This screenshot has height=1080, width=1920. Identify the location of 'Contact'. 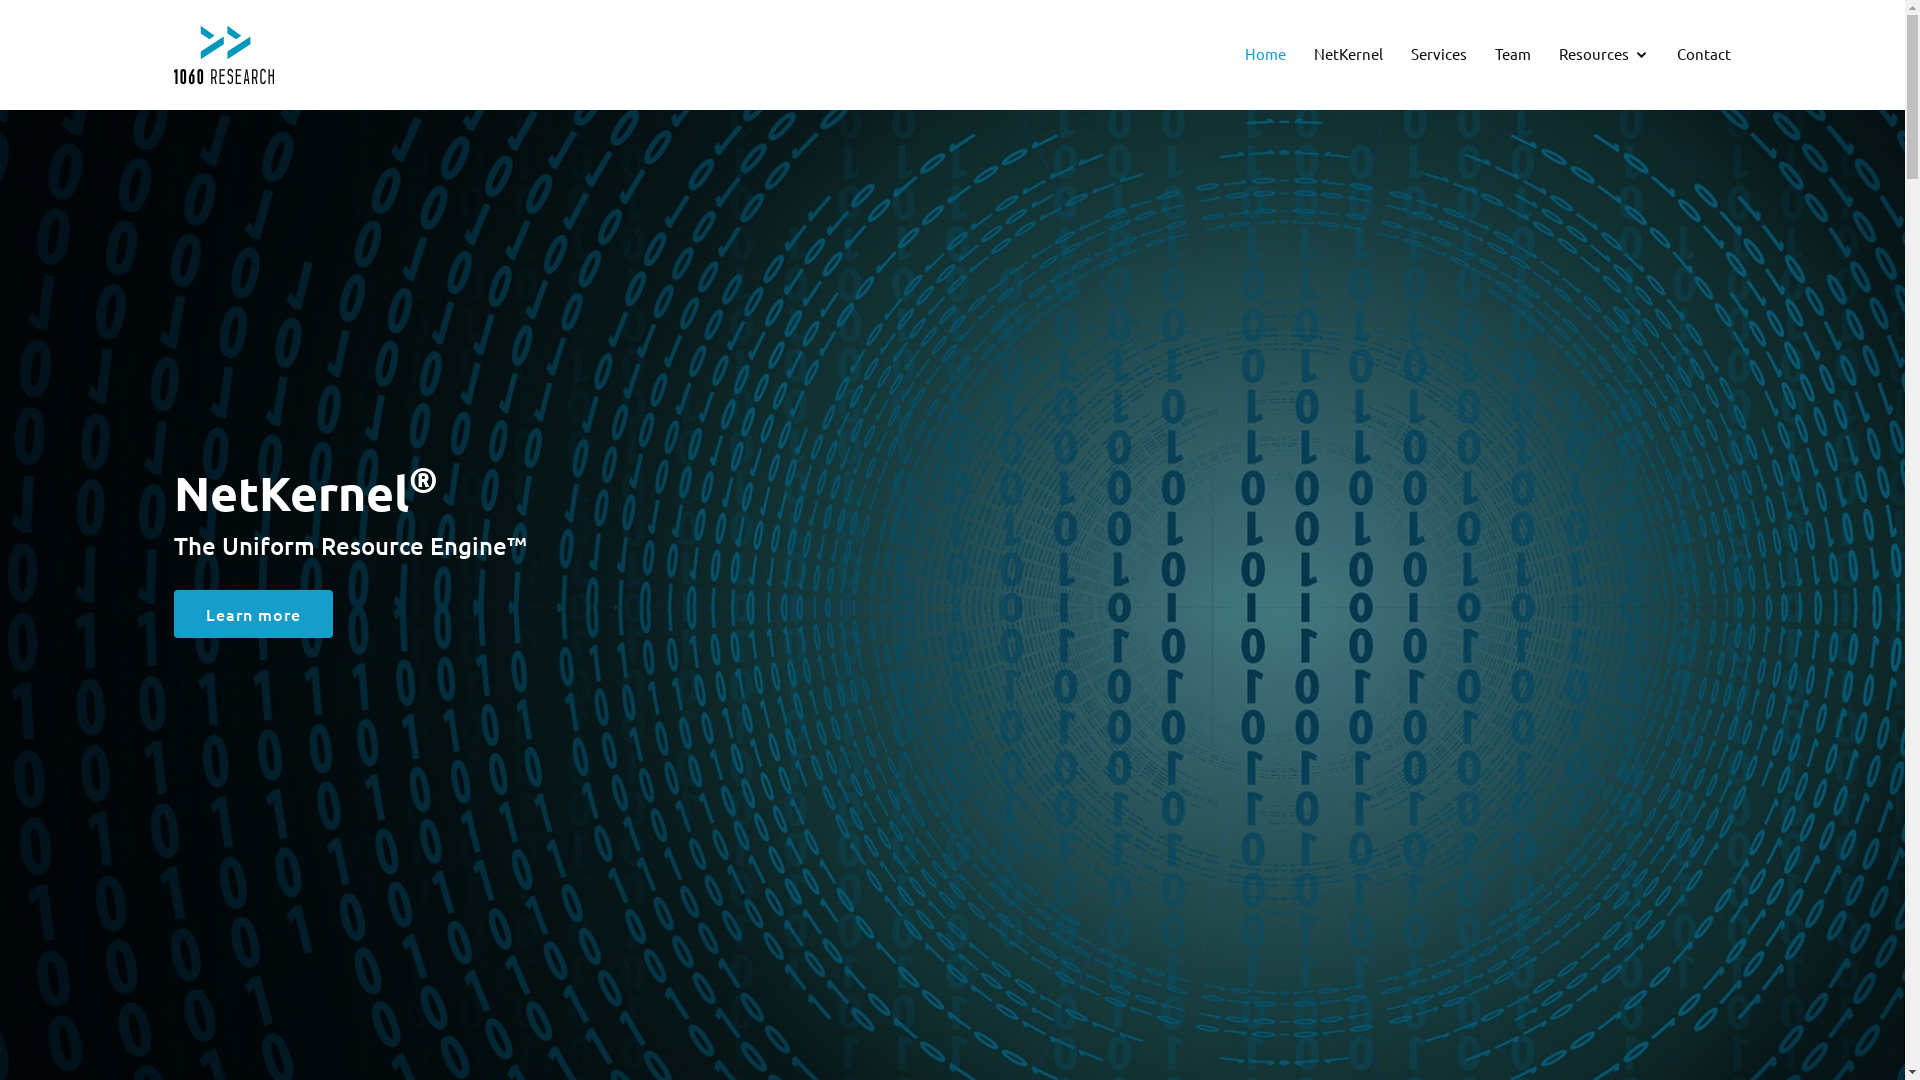
(1703, 53).